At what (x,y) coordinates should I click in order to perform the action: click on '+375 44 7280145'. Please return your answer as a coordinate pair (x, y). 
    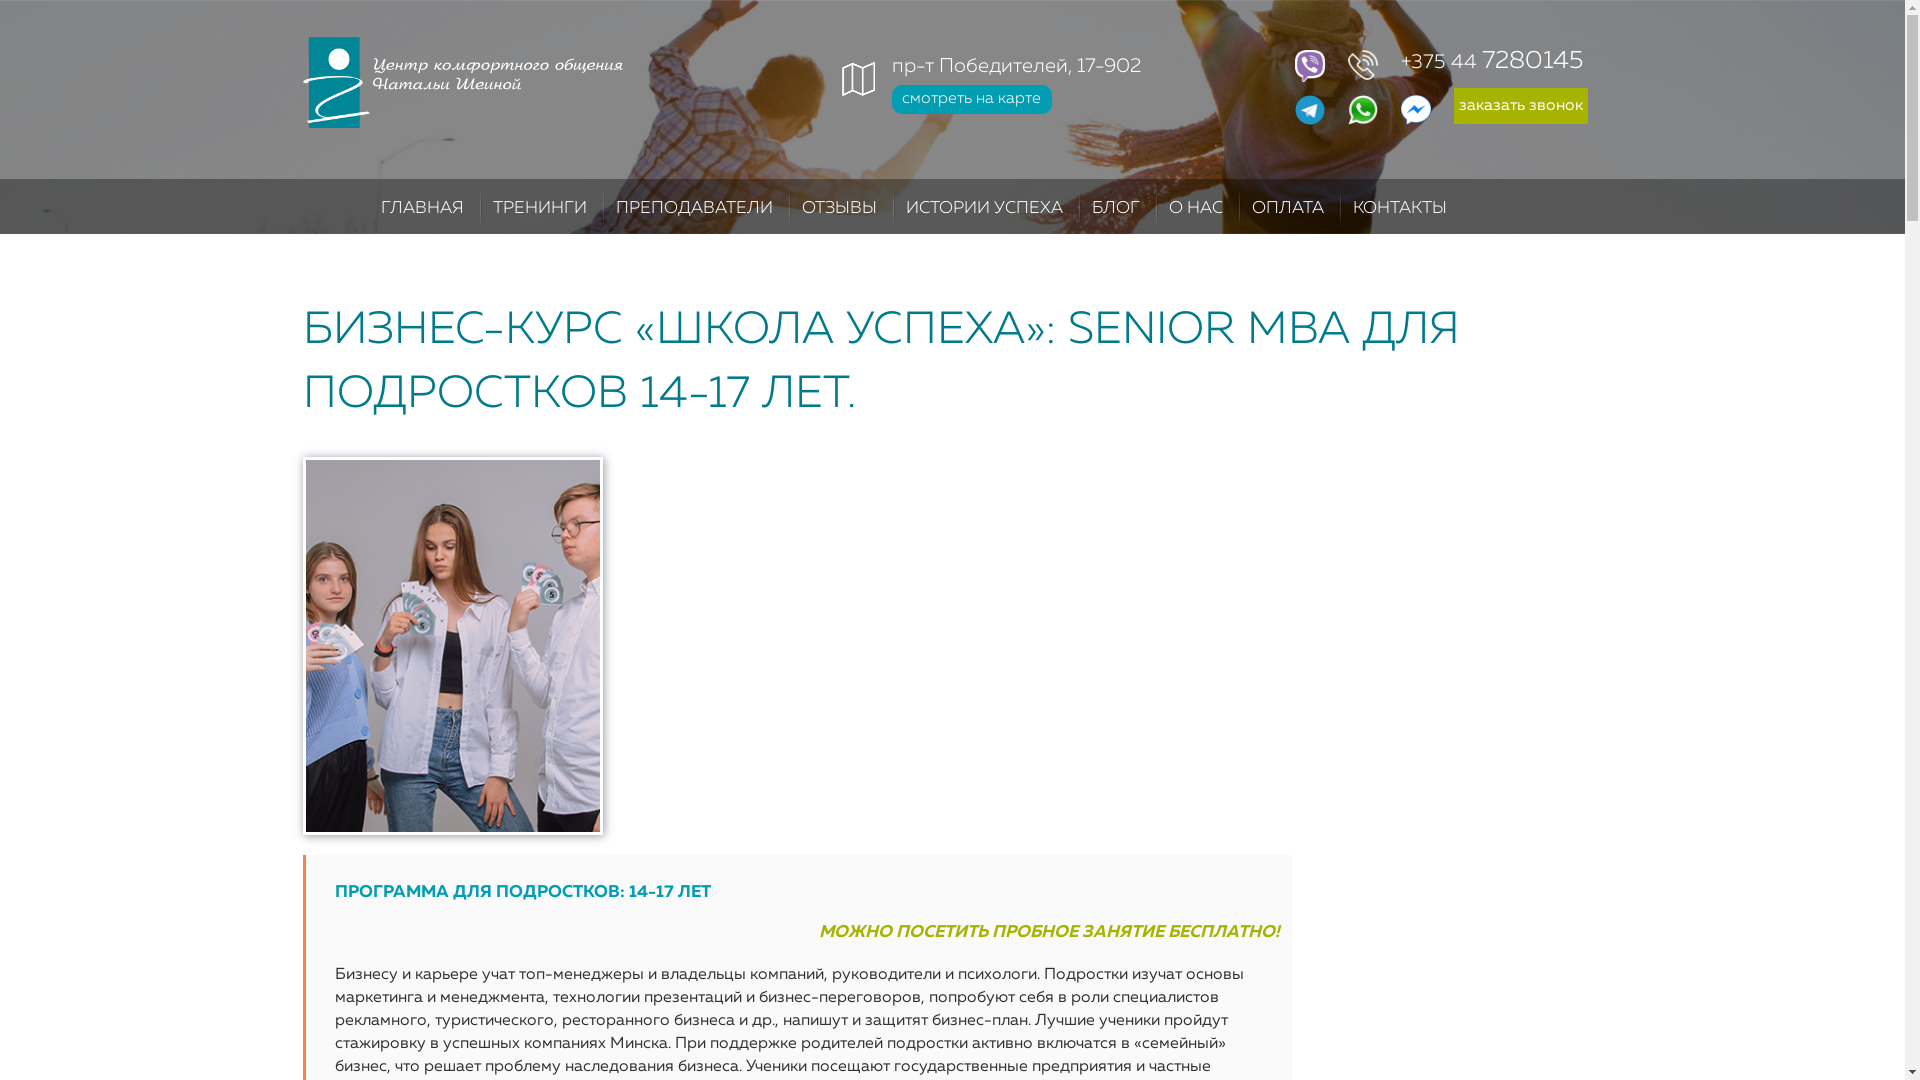
    Looking at the image, I should click on (1440, 60).